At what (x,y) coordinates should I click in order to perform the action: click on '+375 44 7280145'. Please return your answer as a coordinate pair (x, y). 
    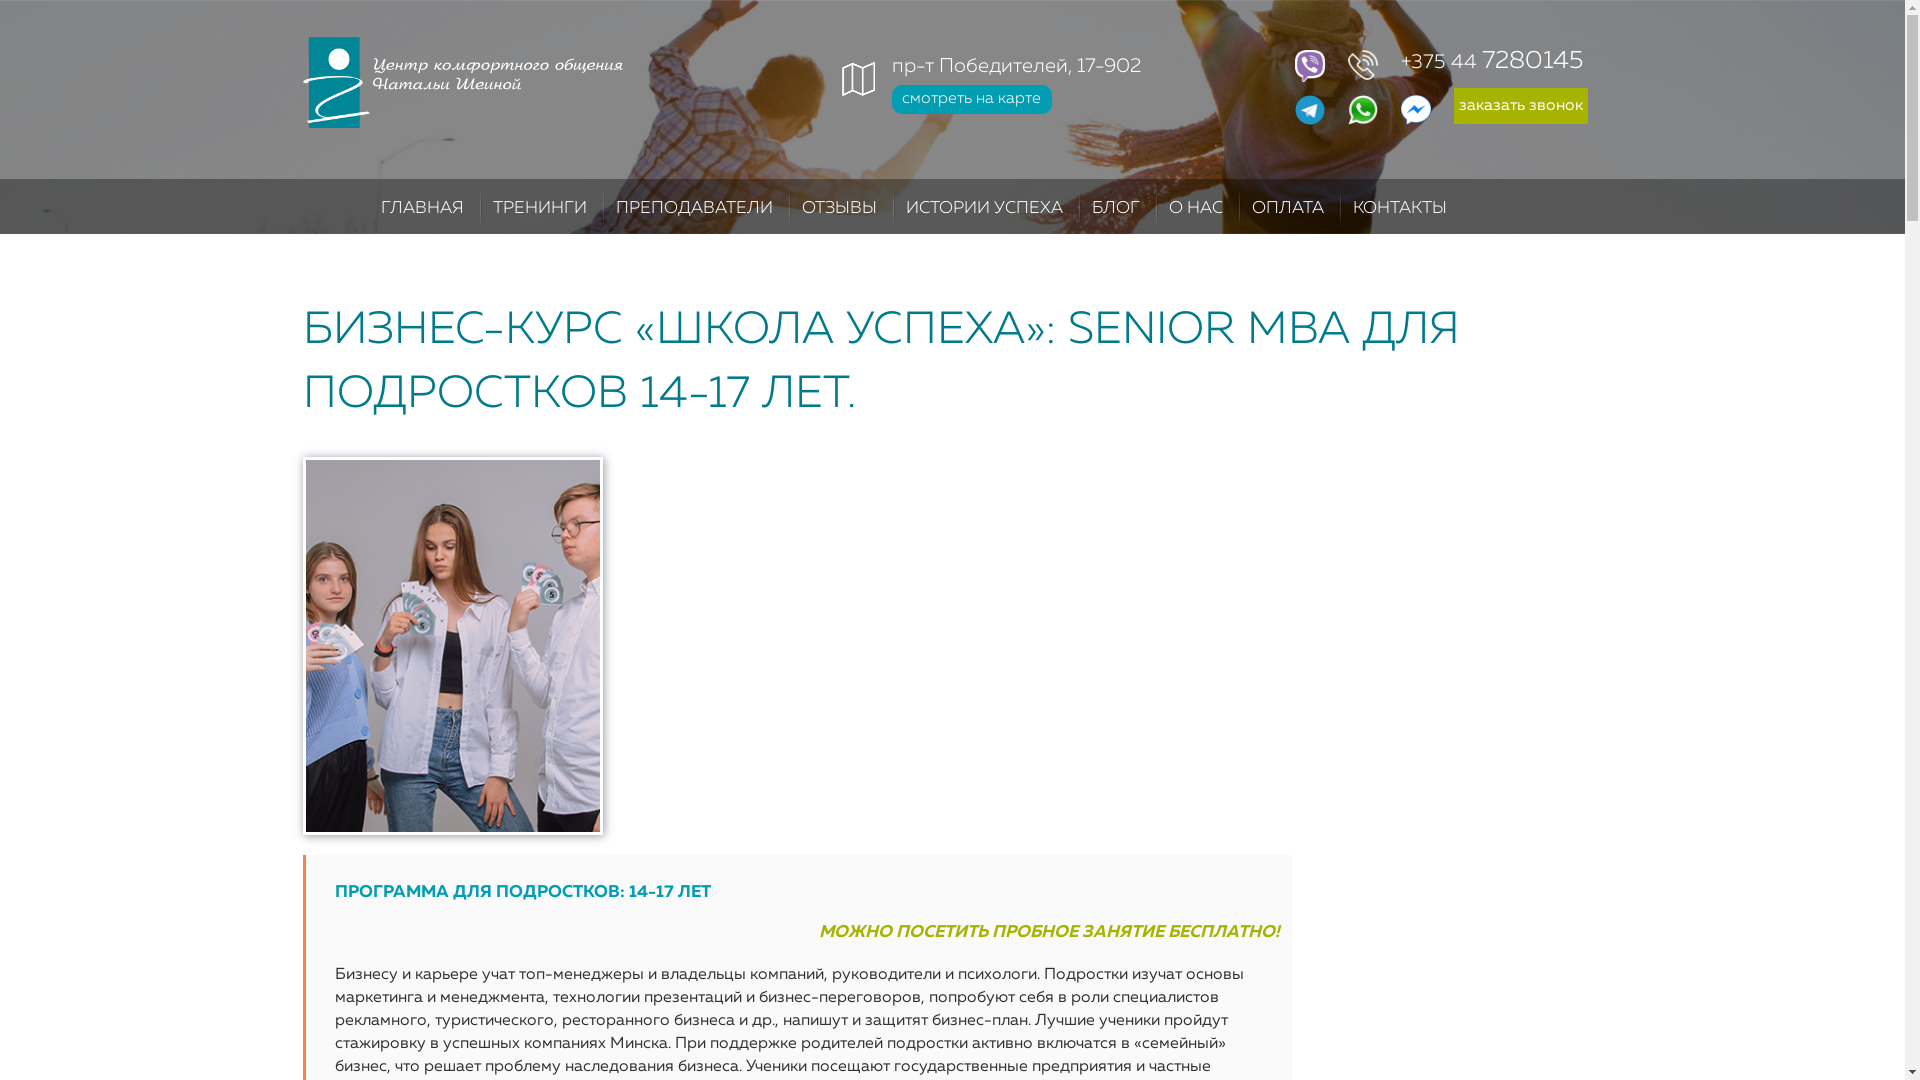
    Looking at the image, I should click on (1440, 60).